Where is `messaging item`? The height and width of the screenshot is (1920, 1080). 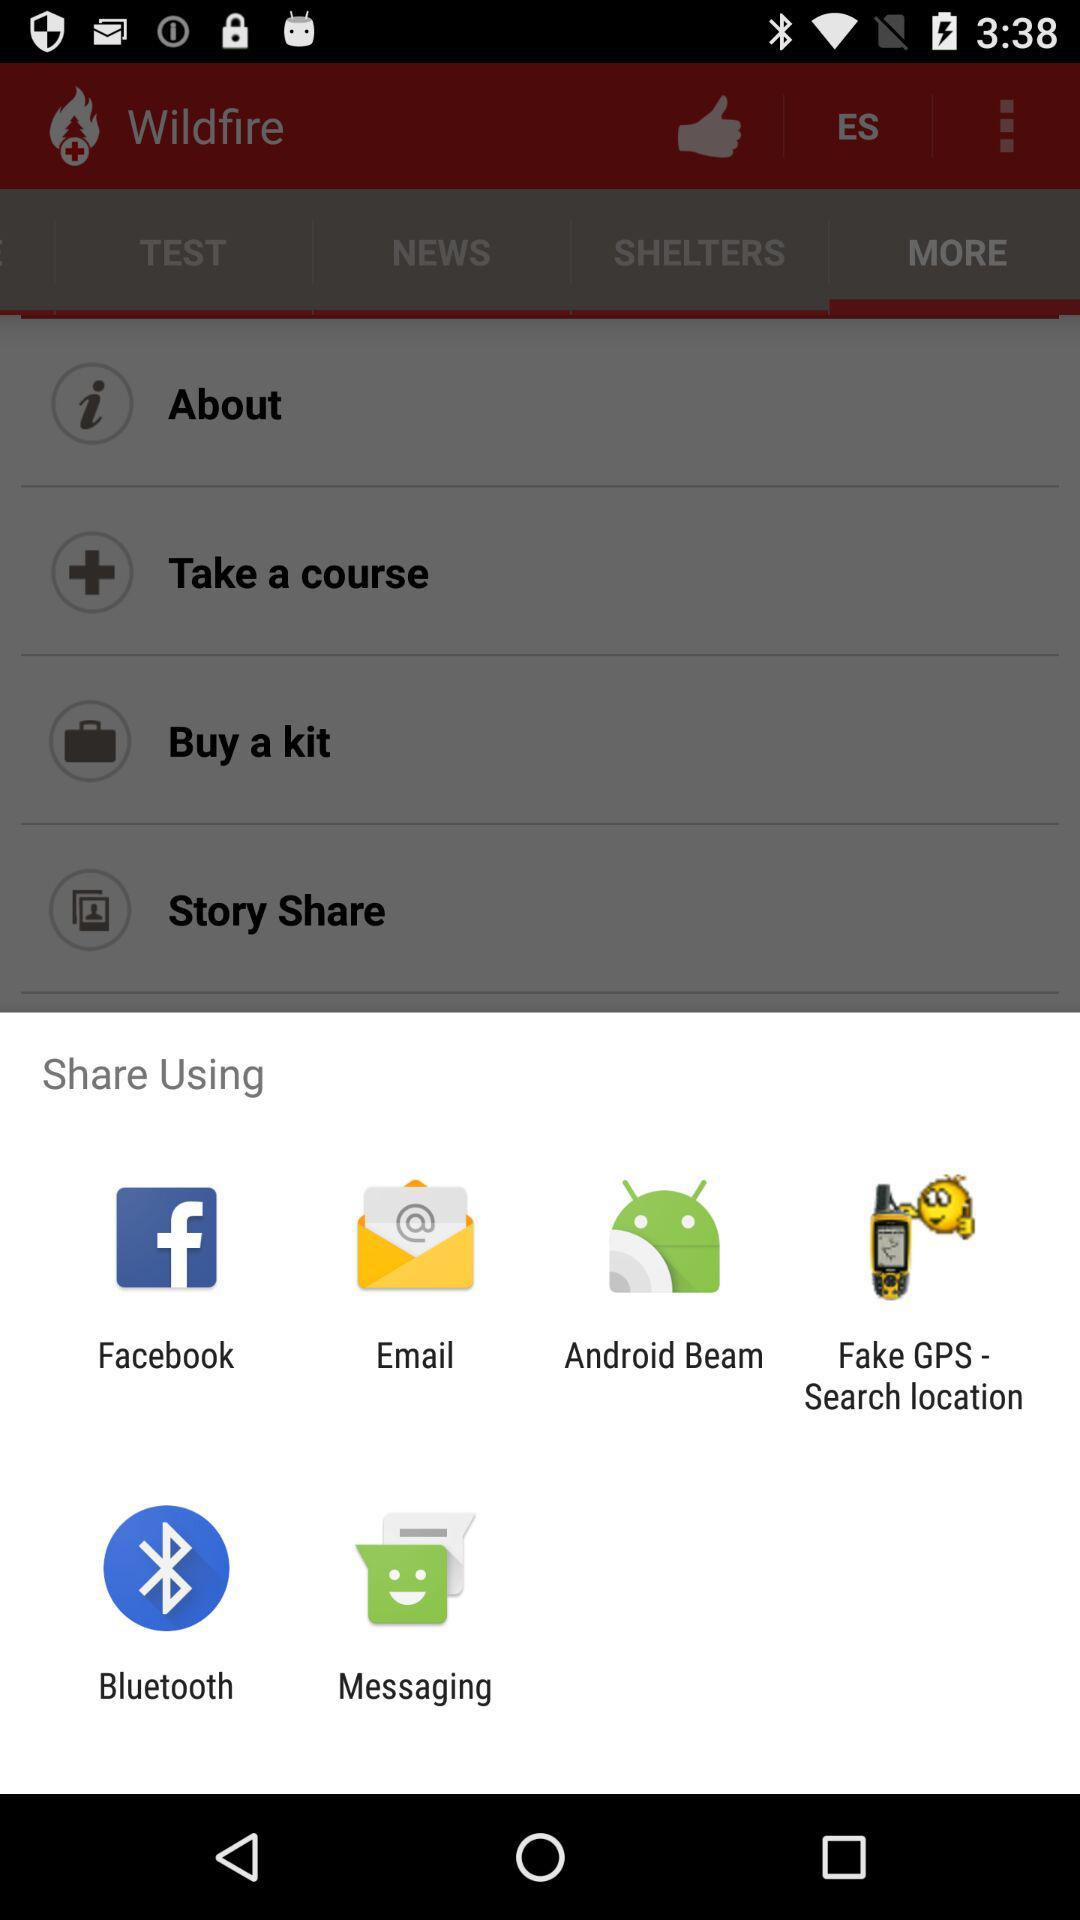
messaging item is located at coordinates (414, 1705).